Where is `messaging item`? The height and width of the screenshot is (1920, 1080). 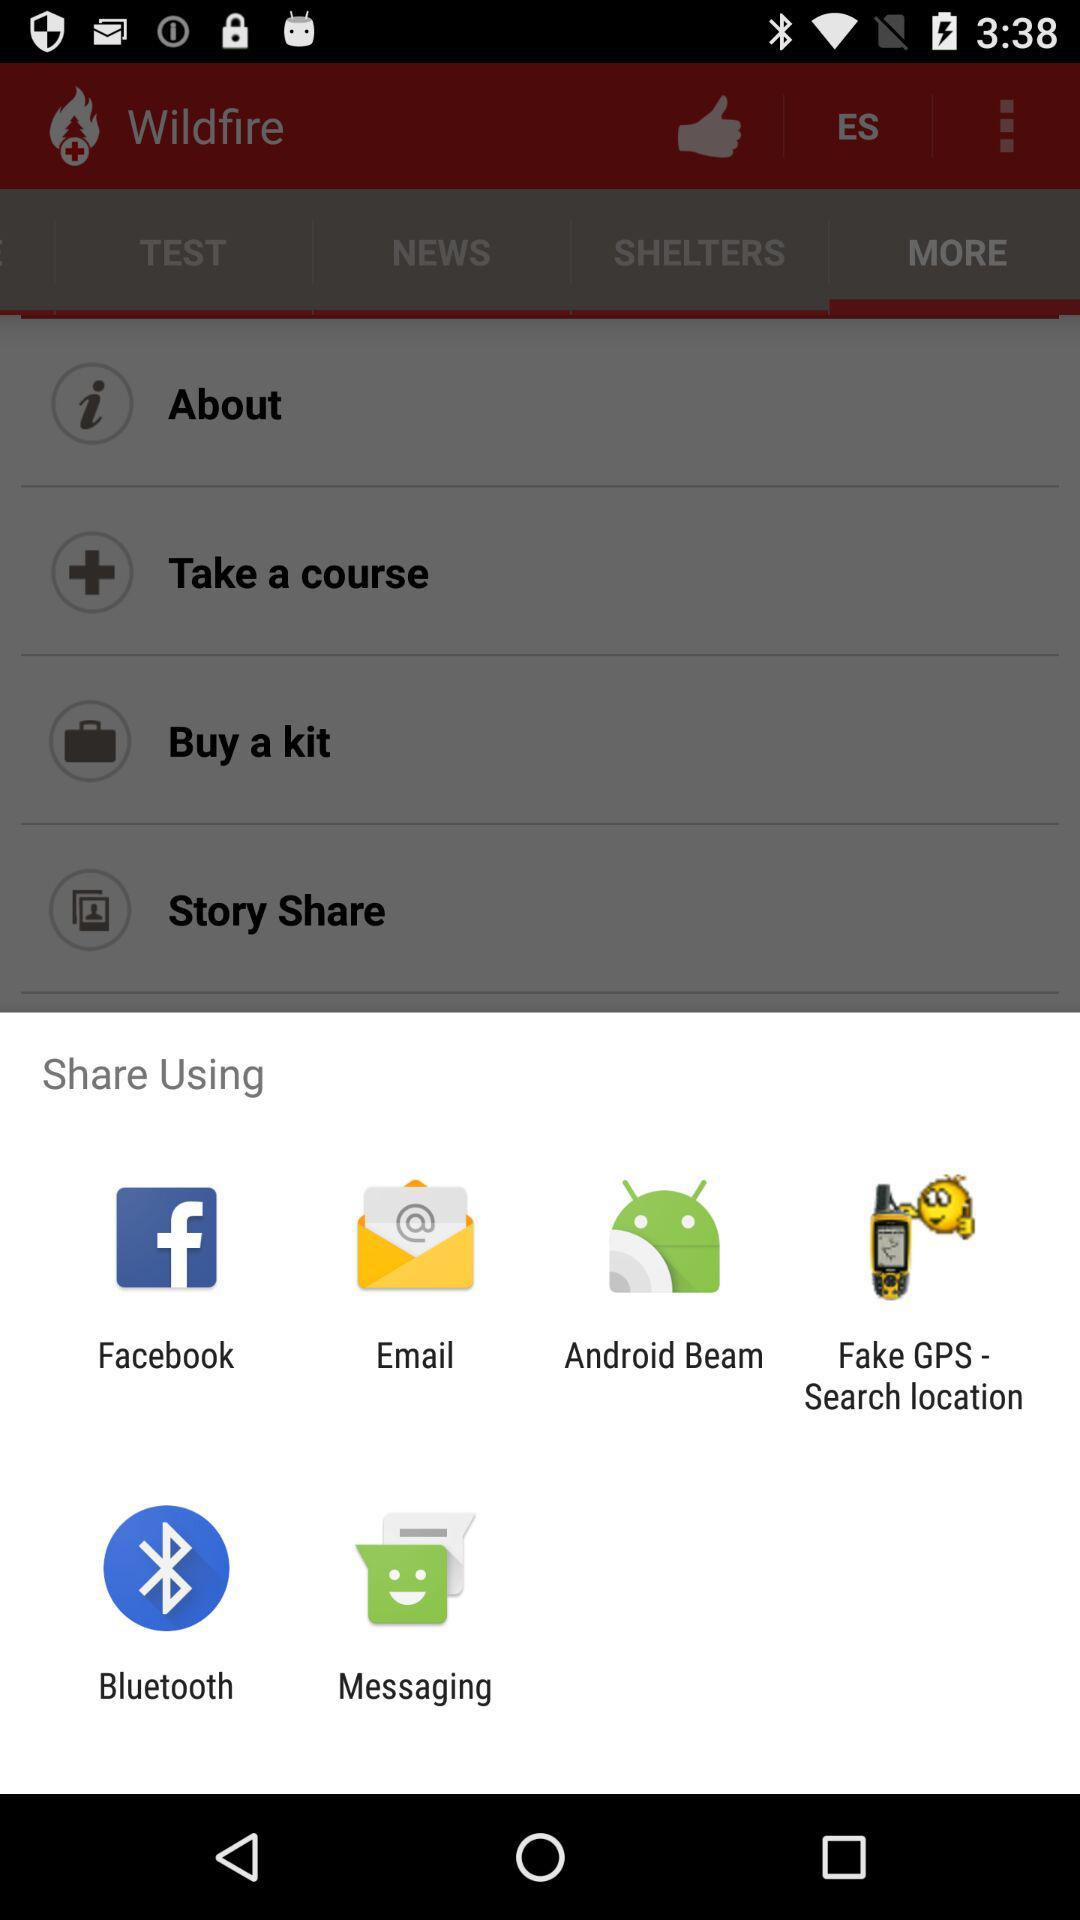
messaging item is located at coordinates (414, 1705).